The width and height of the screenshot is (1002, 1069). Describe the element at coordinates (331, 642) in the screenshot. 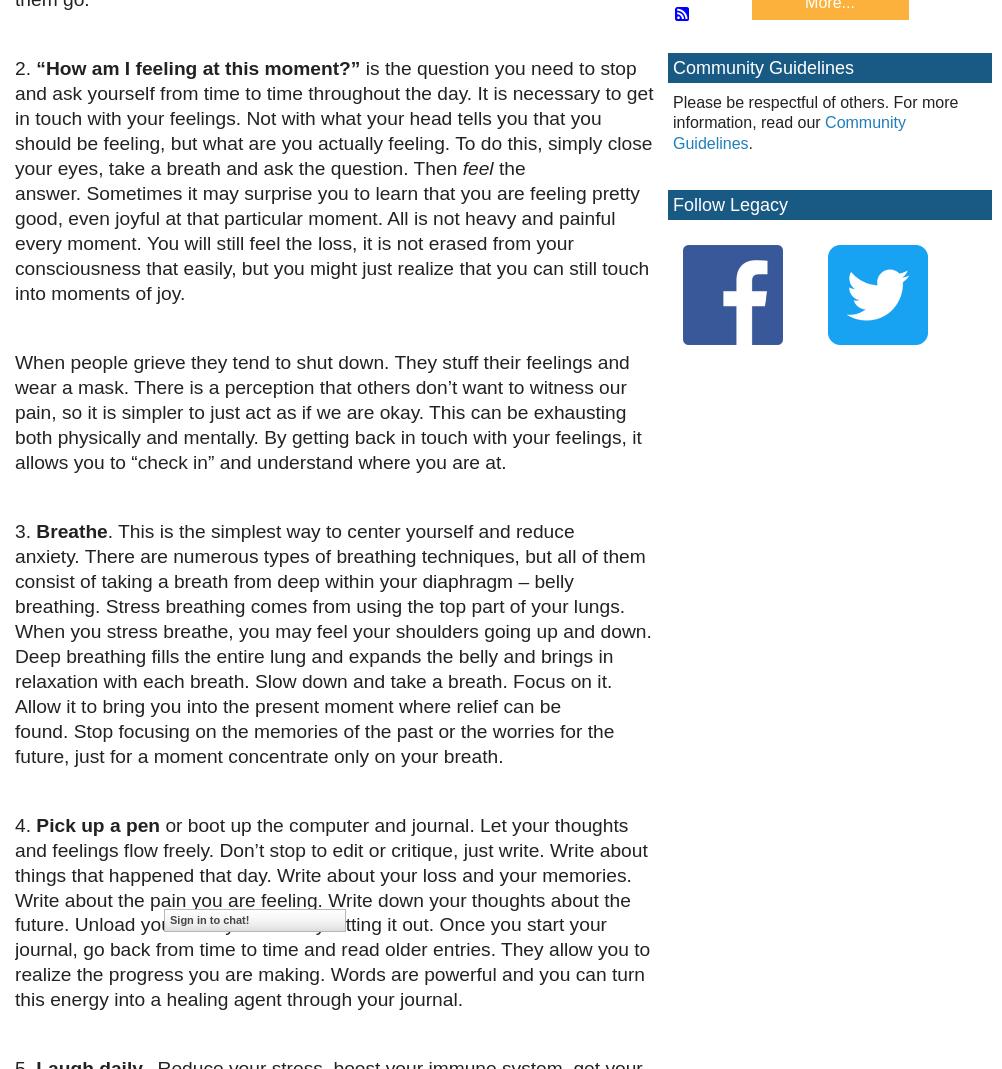

I see `'. This is the simplest way to center yourself and reduce anxiety. There are numerous types of breathing techniques, but all of them consist of taking a breath from deep within your diaphragm – belly breathing. Stress breathing comes from using the top part of your lungs. When you stress breathe, you may feel your shoulders going up and down. Deep breathing fills the entire lung and expands the belly and brings in relaxation with each breath. Slow down and take a breath. Focus on it. Allow it to bring you into the present moment where relief can be found. Stop focusing on the memories of the past or the worries for the future, just for a moment concentrate only on your breath.'` at that location.